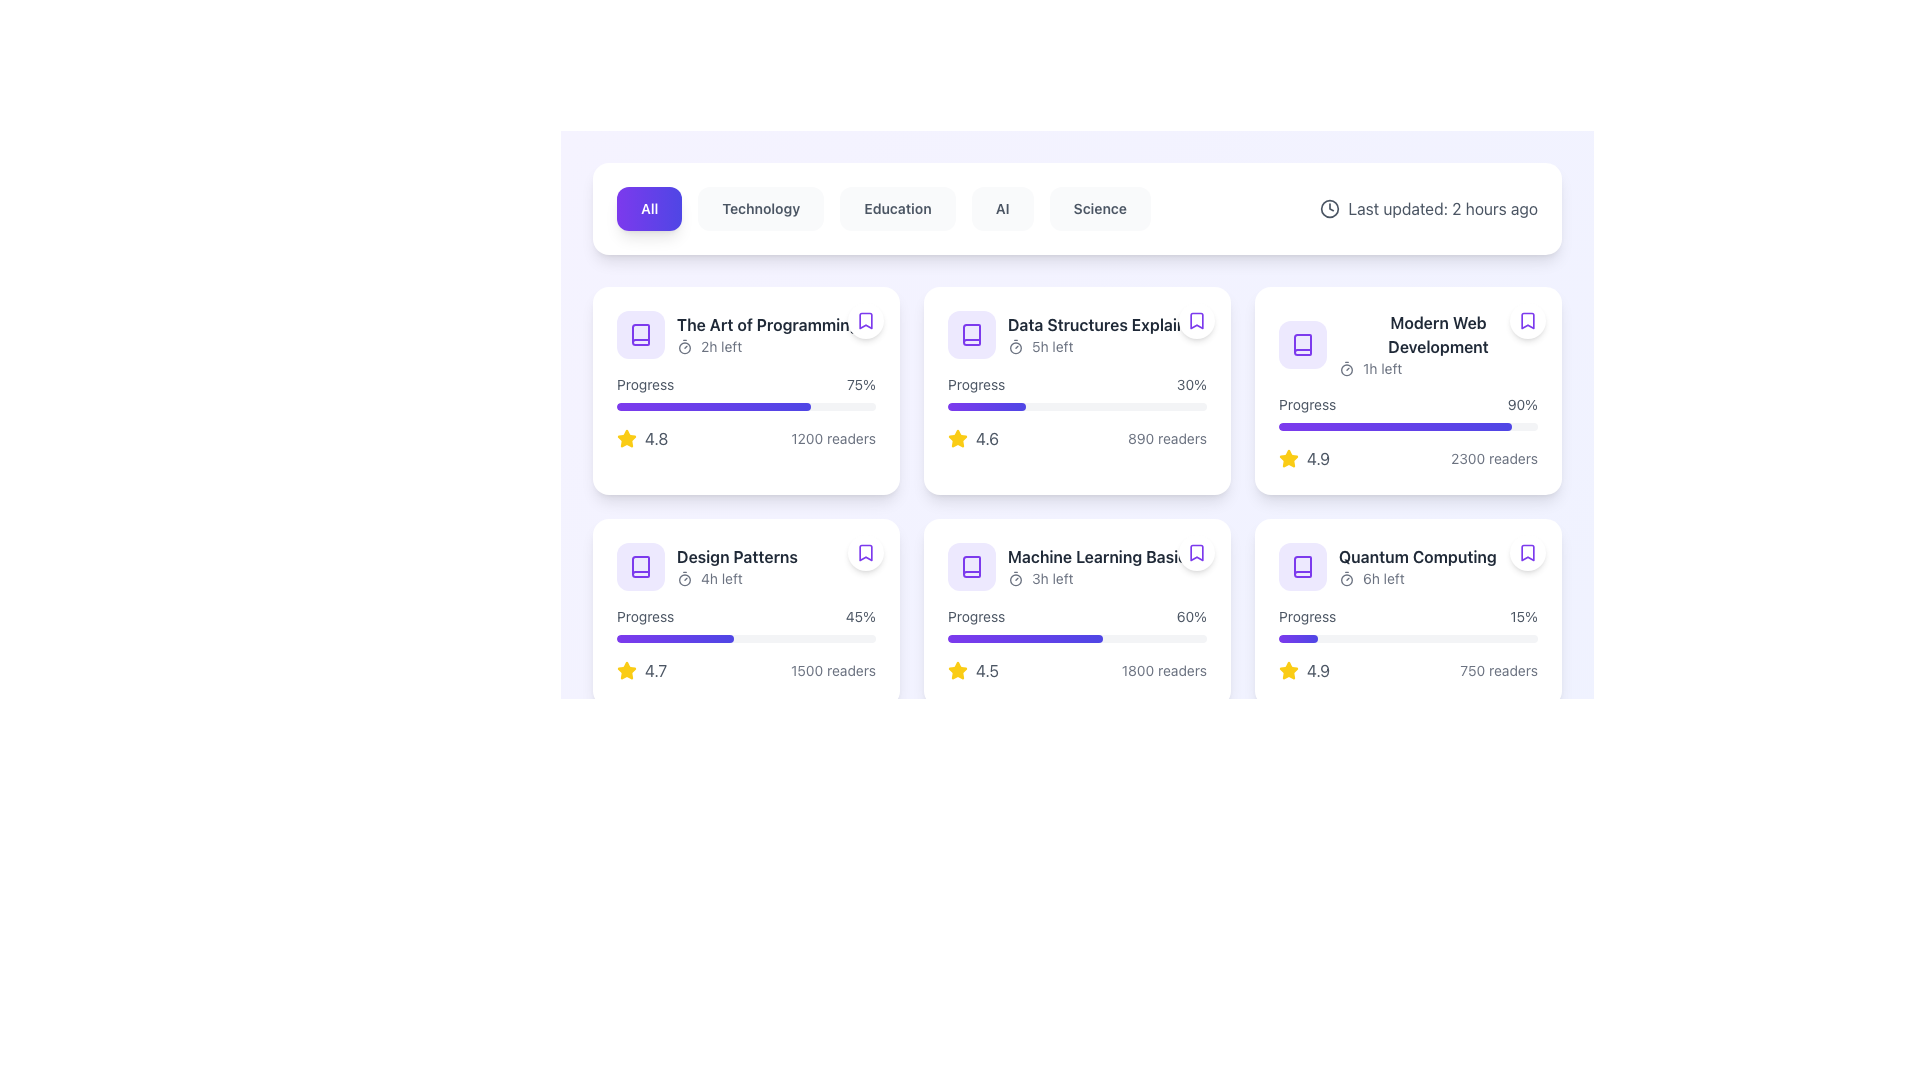  I want to click on the text block that displays the title and remaining time of a course or lesson, located in the first row, first column of the grid layout, to the right of a violet-colored book icon, so click(767, 334).